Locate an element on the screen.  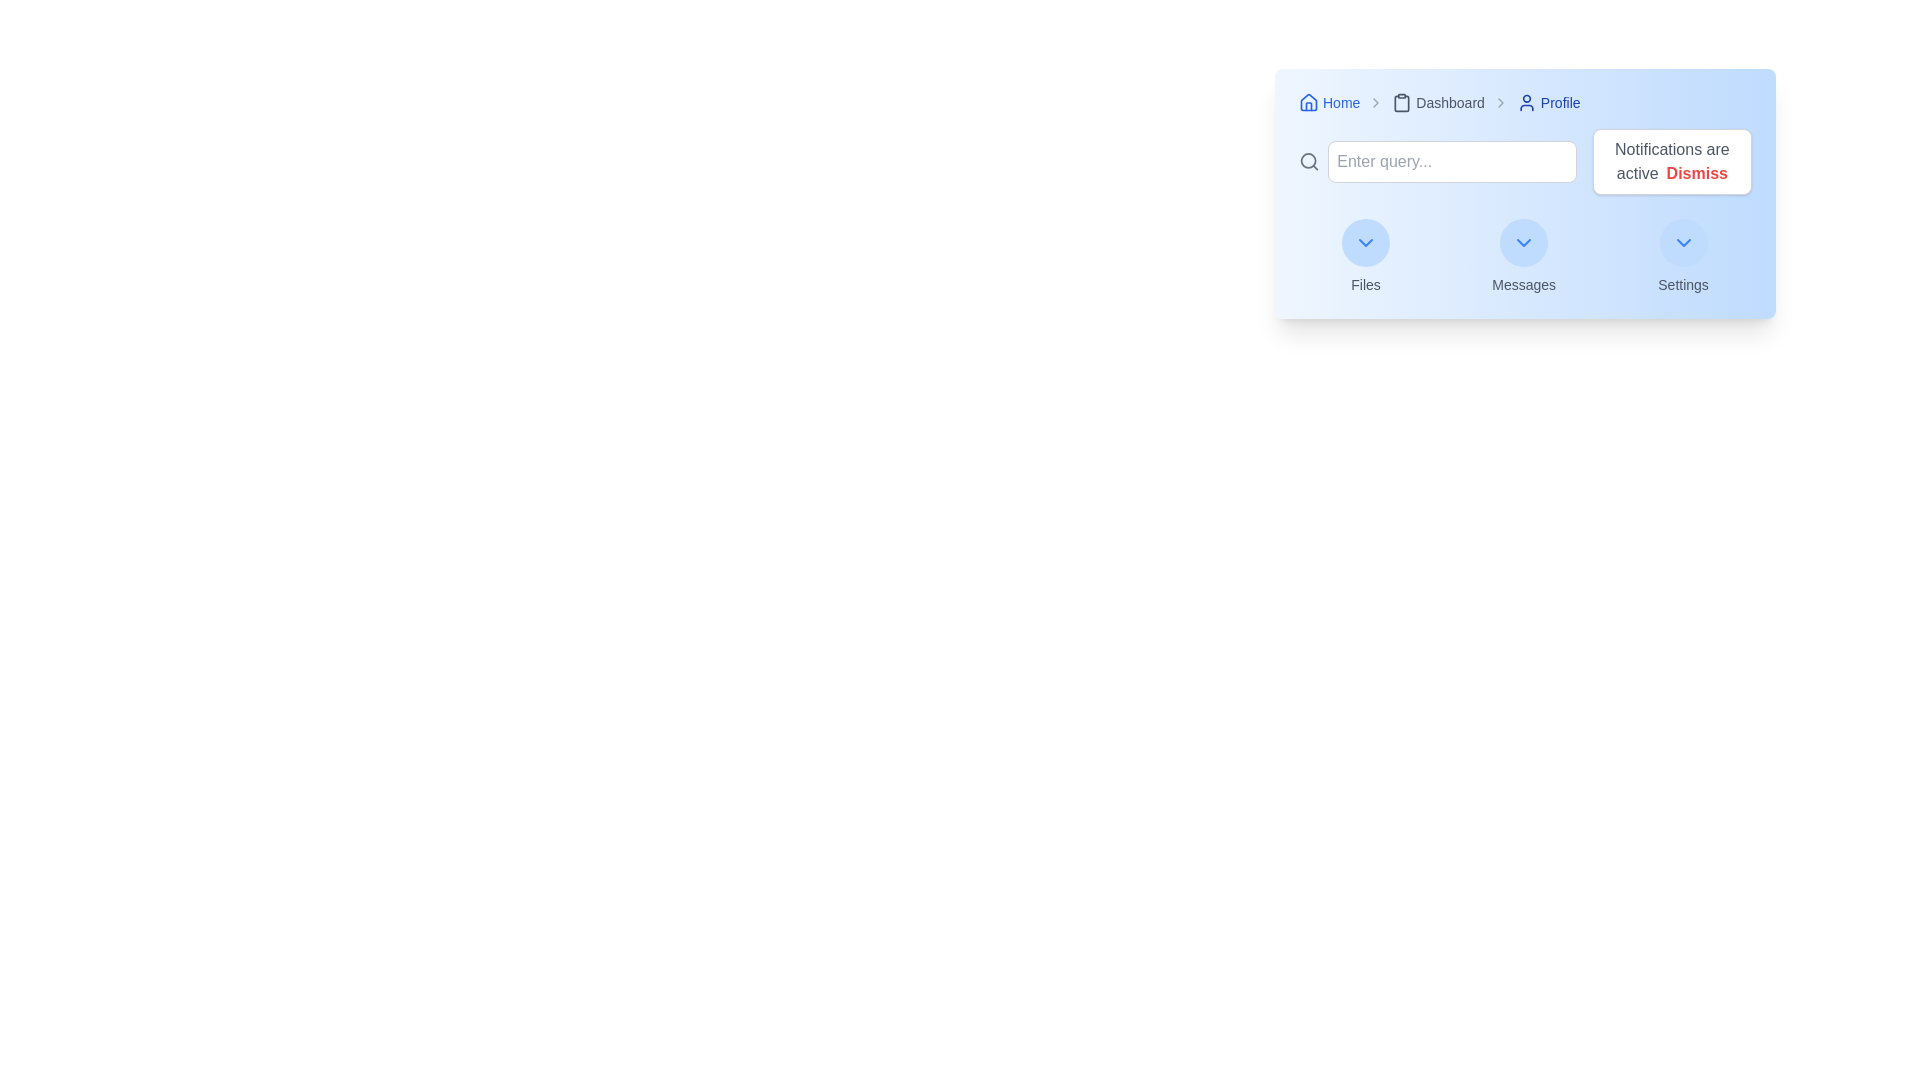
the 'Home' navigation icon located at the top-left region of the interface, which redirects to the main dashboard when interacted with is located at coordinates (1309, 101).